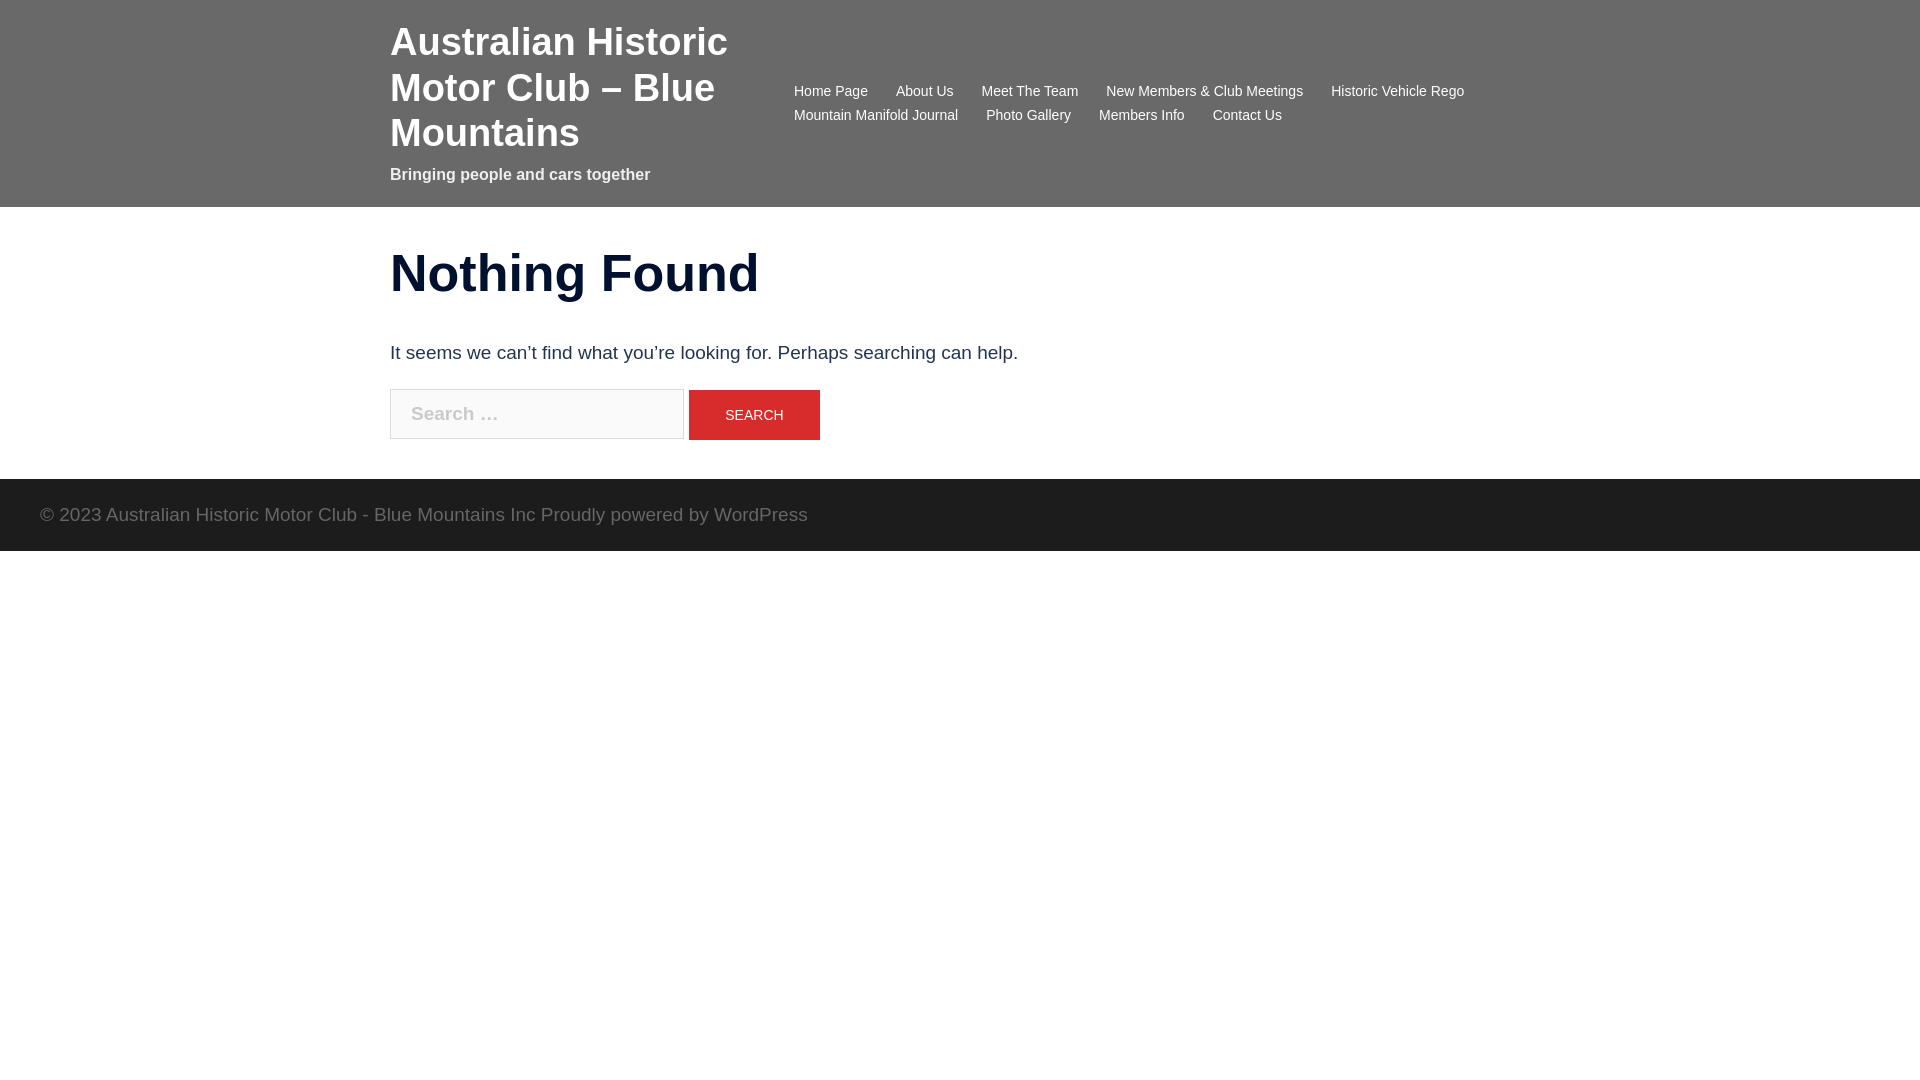 The height and width of the screenshot is (1080, 1920). Describe the element at coordinates (924, 92) in the screenshot. I see `'About Us'` at that location.